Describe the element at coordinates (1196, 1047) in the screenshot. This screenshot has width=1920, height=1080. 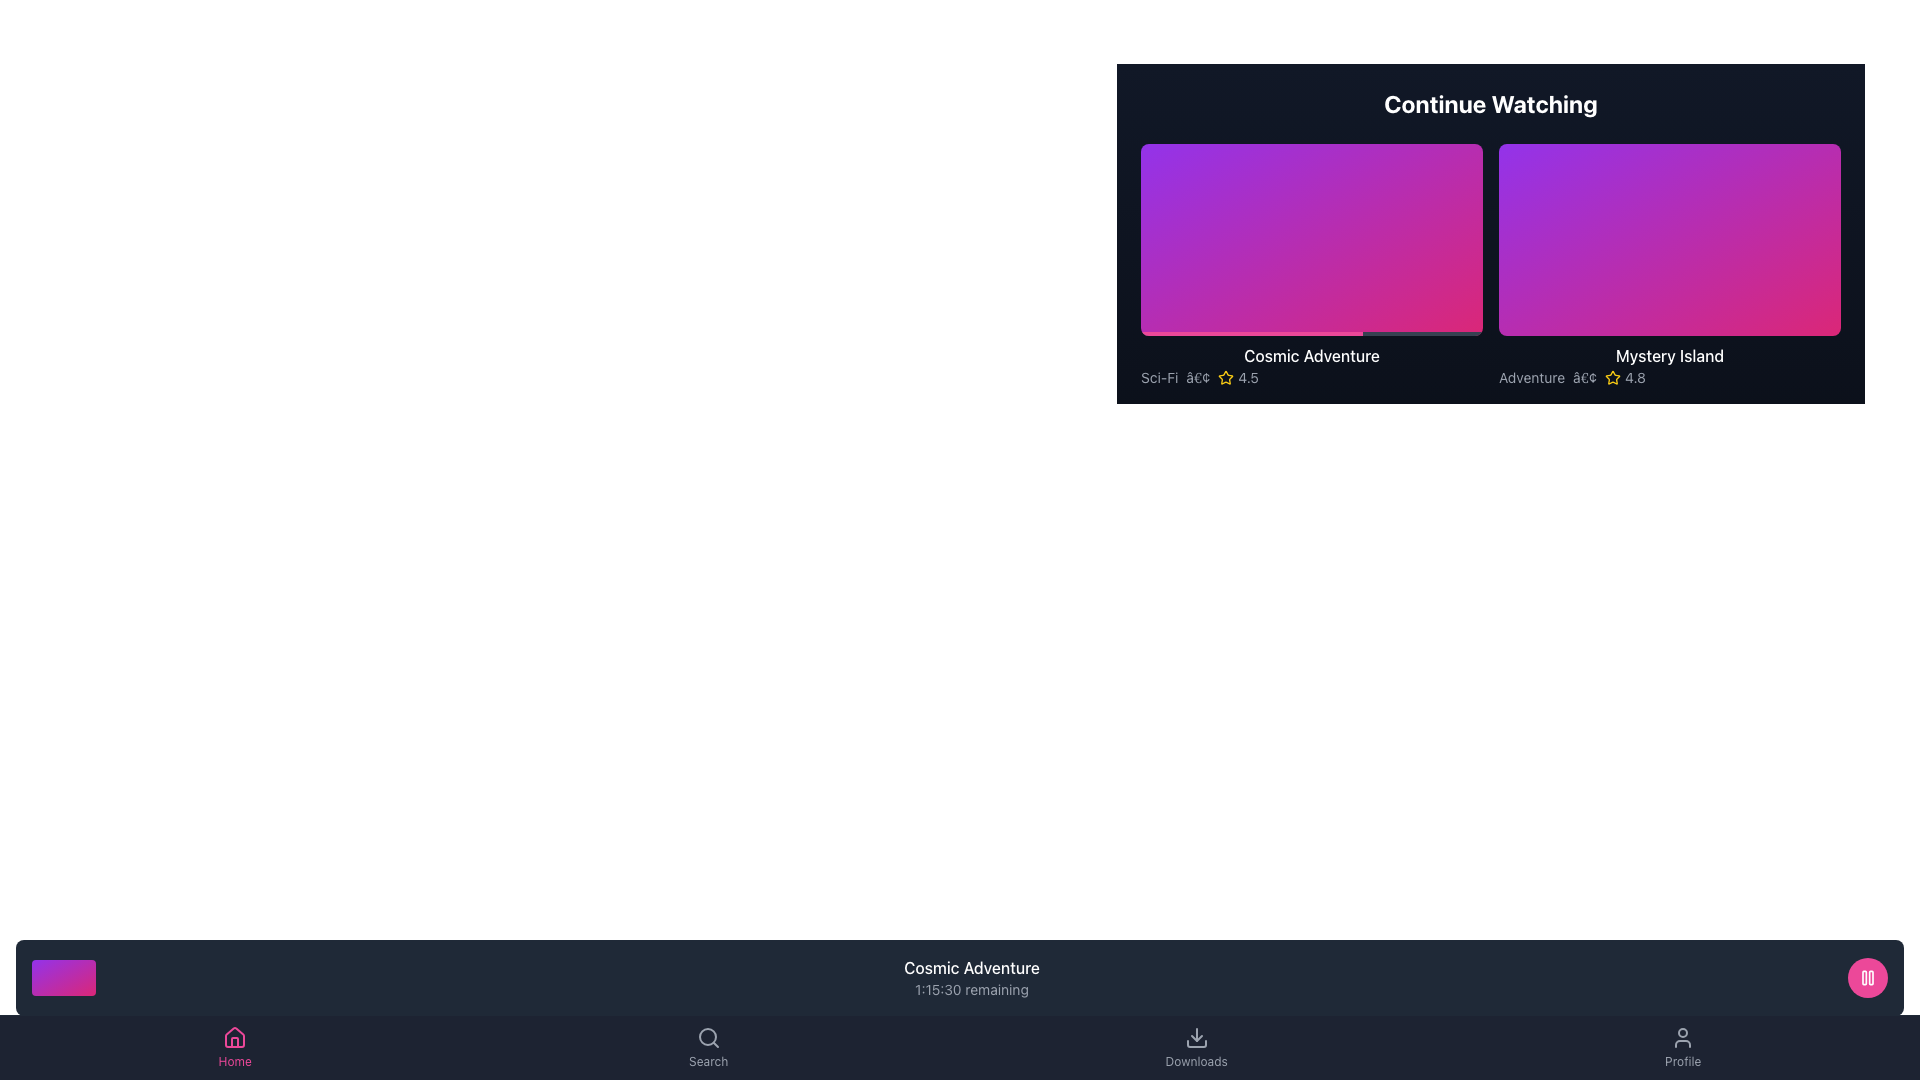
I see `the 'Downloads' navigation tab located on the bottom navigation bar` at that location.